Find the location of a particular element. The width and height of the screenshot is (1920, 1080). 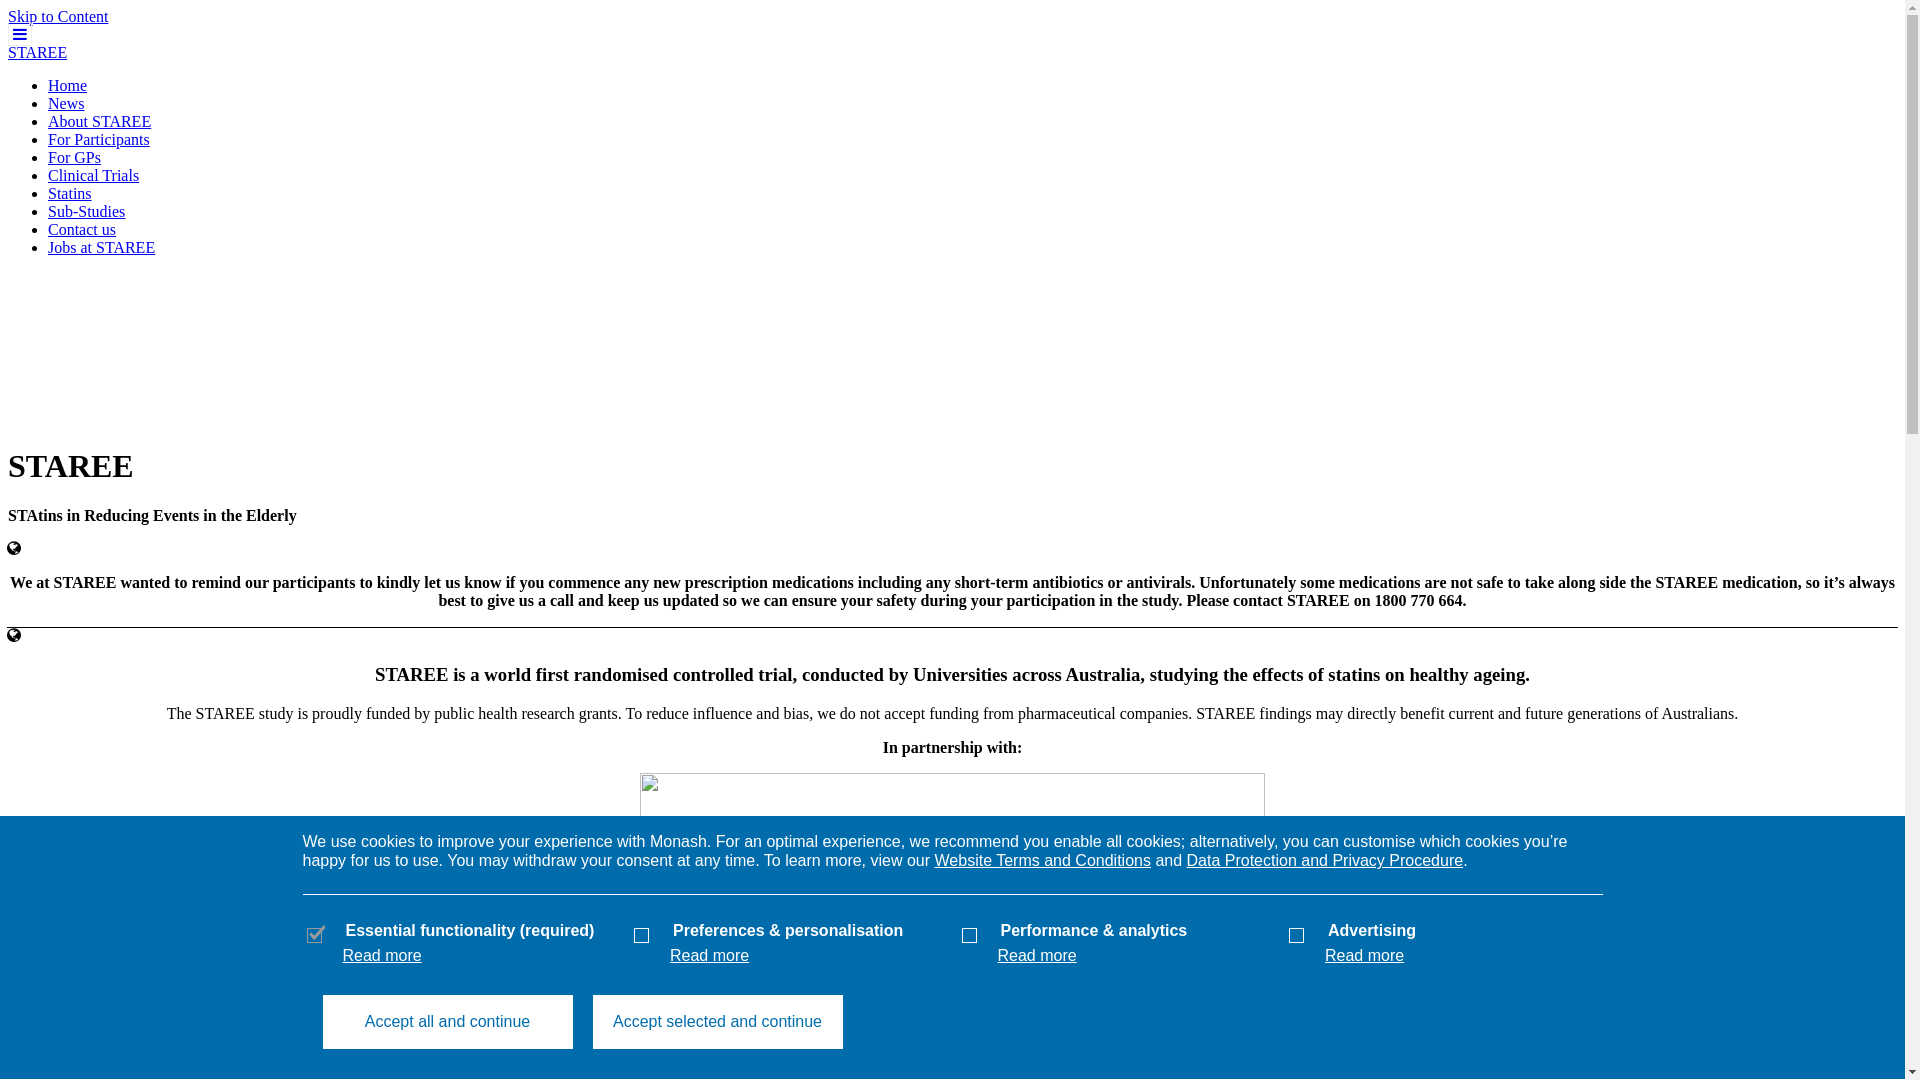

'For Participants' is located at coordinates (98, 138).